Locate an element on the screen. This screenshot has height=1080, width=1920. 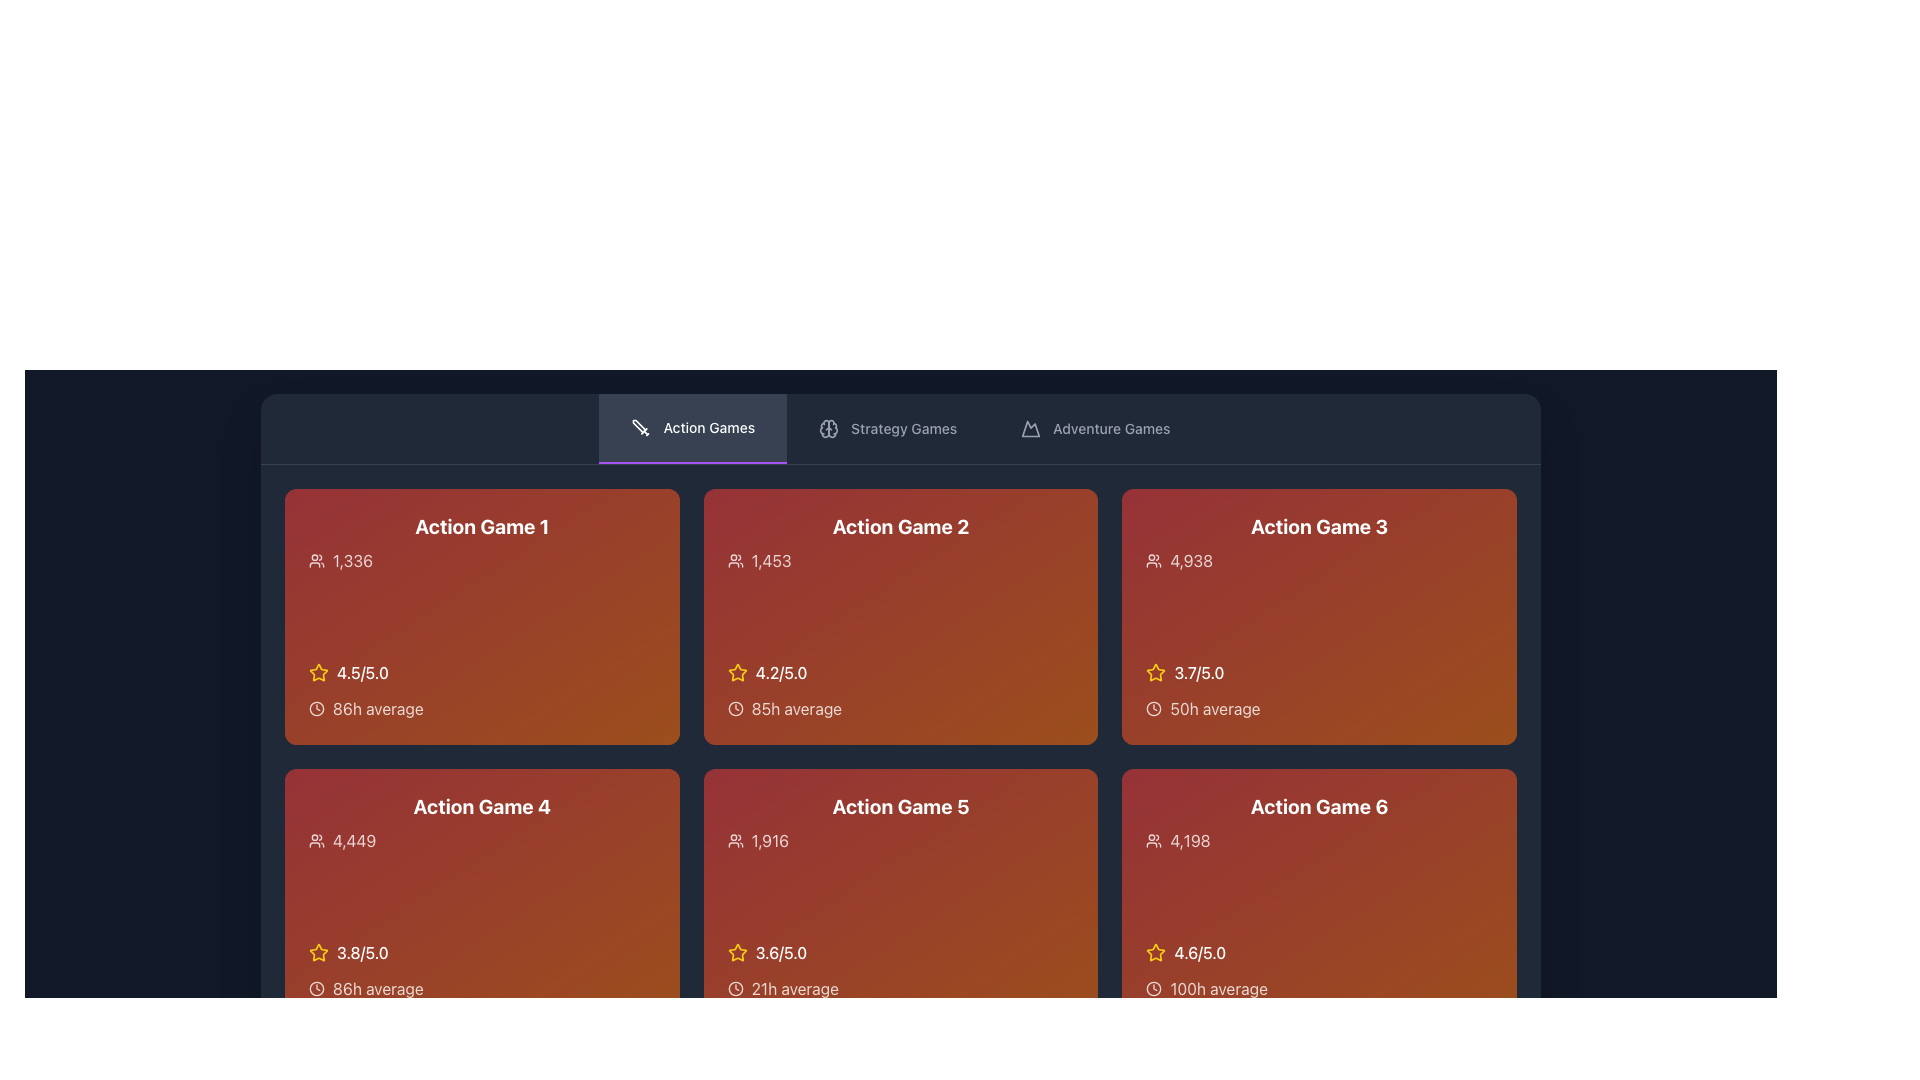
the star-shaped icon with a hollow outline and yellow coloring, located adjacent to the rating text '3.7/5.0' is located at coordinates (1156, 672).